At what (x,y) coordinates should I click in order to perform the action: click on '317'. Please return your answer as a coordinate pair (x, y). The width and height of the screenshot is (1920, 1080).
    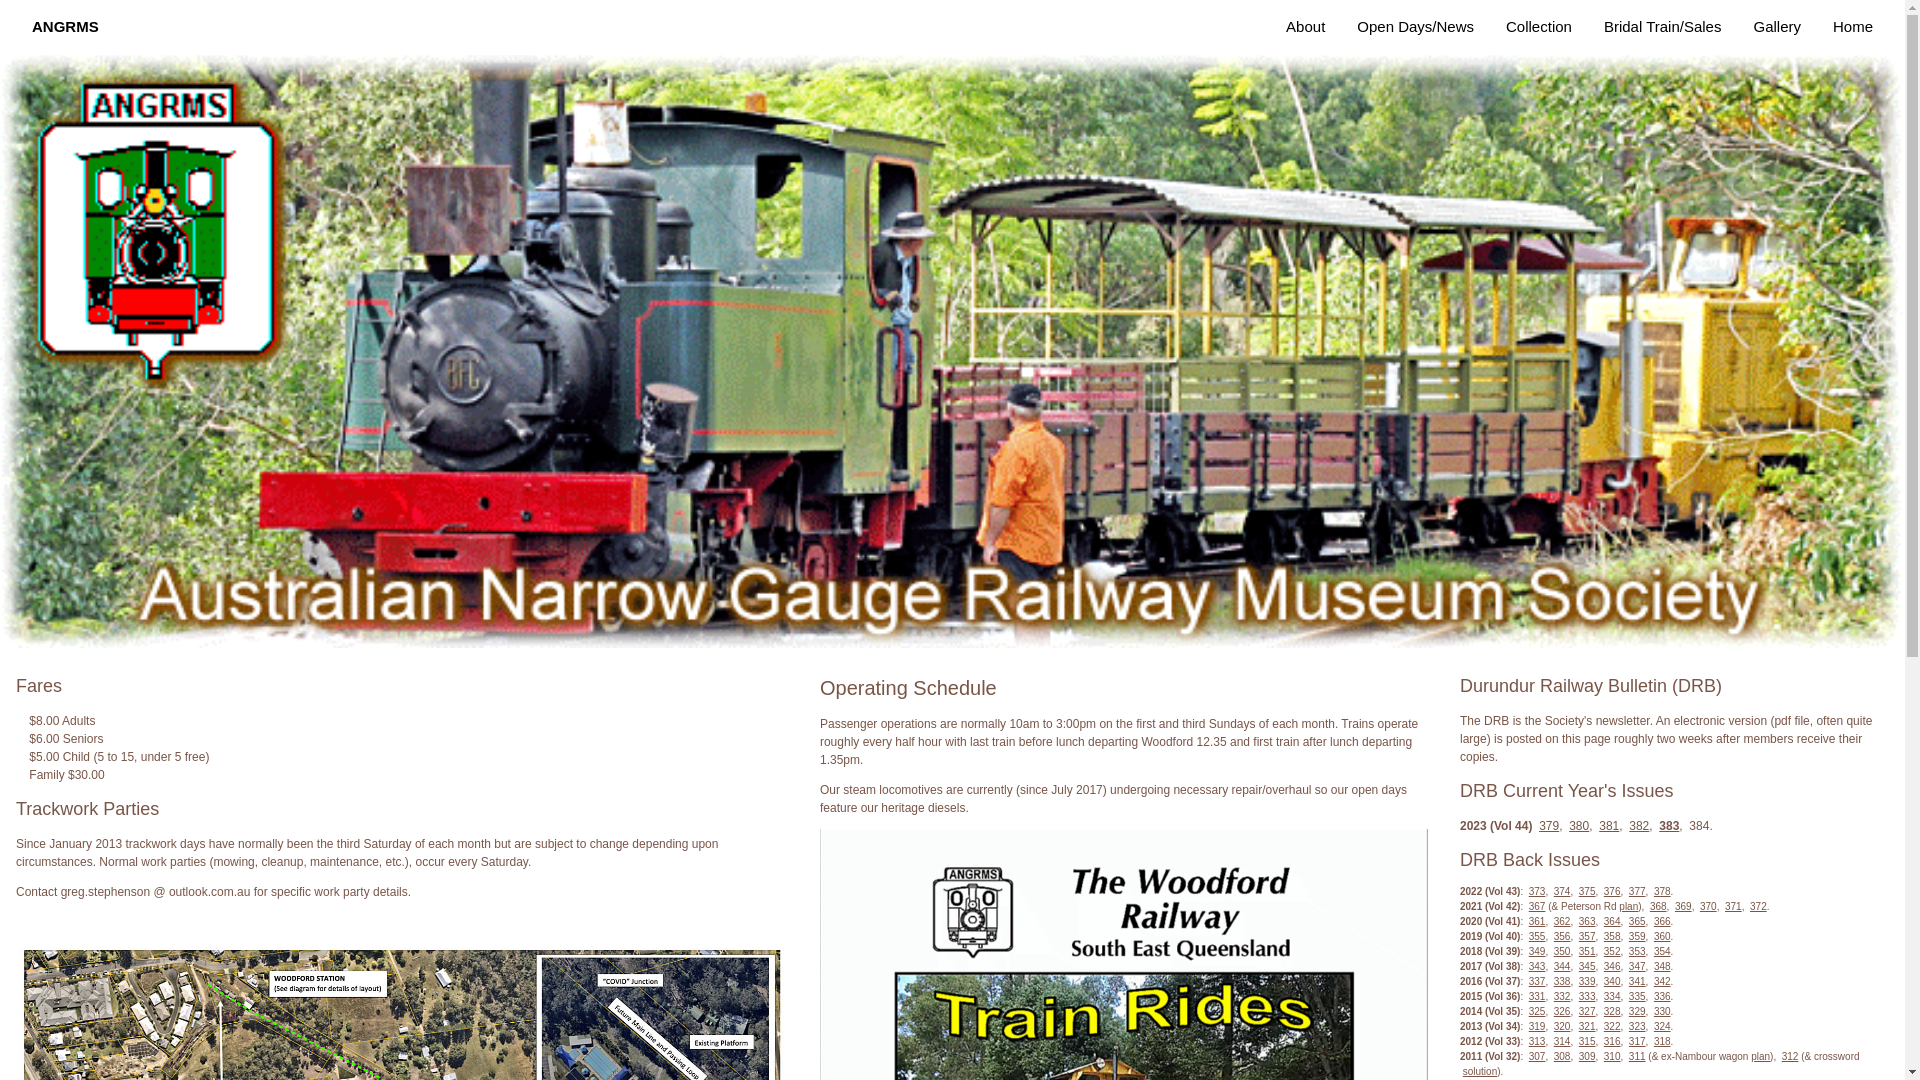
    Looking at the image, I should click on (1637, 1040).